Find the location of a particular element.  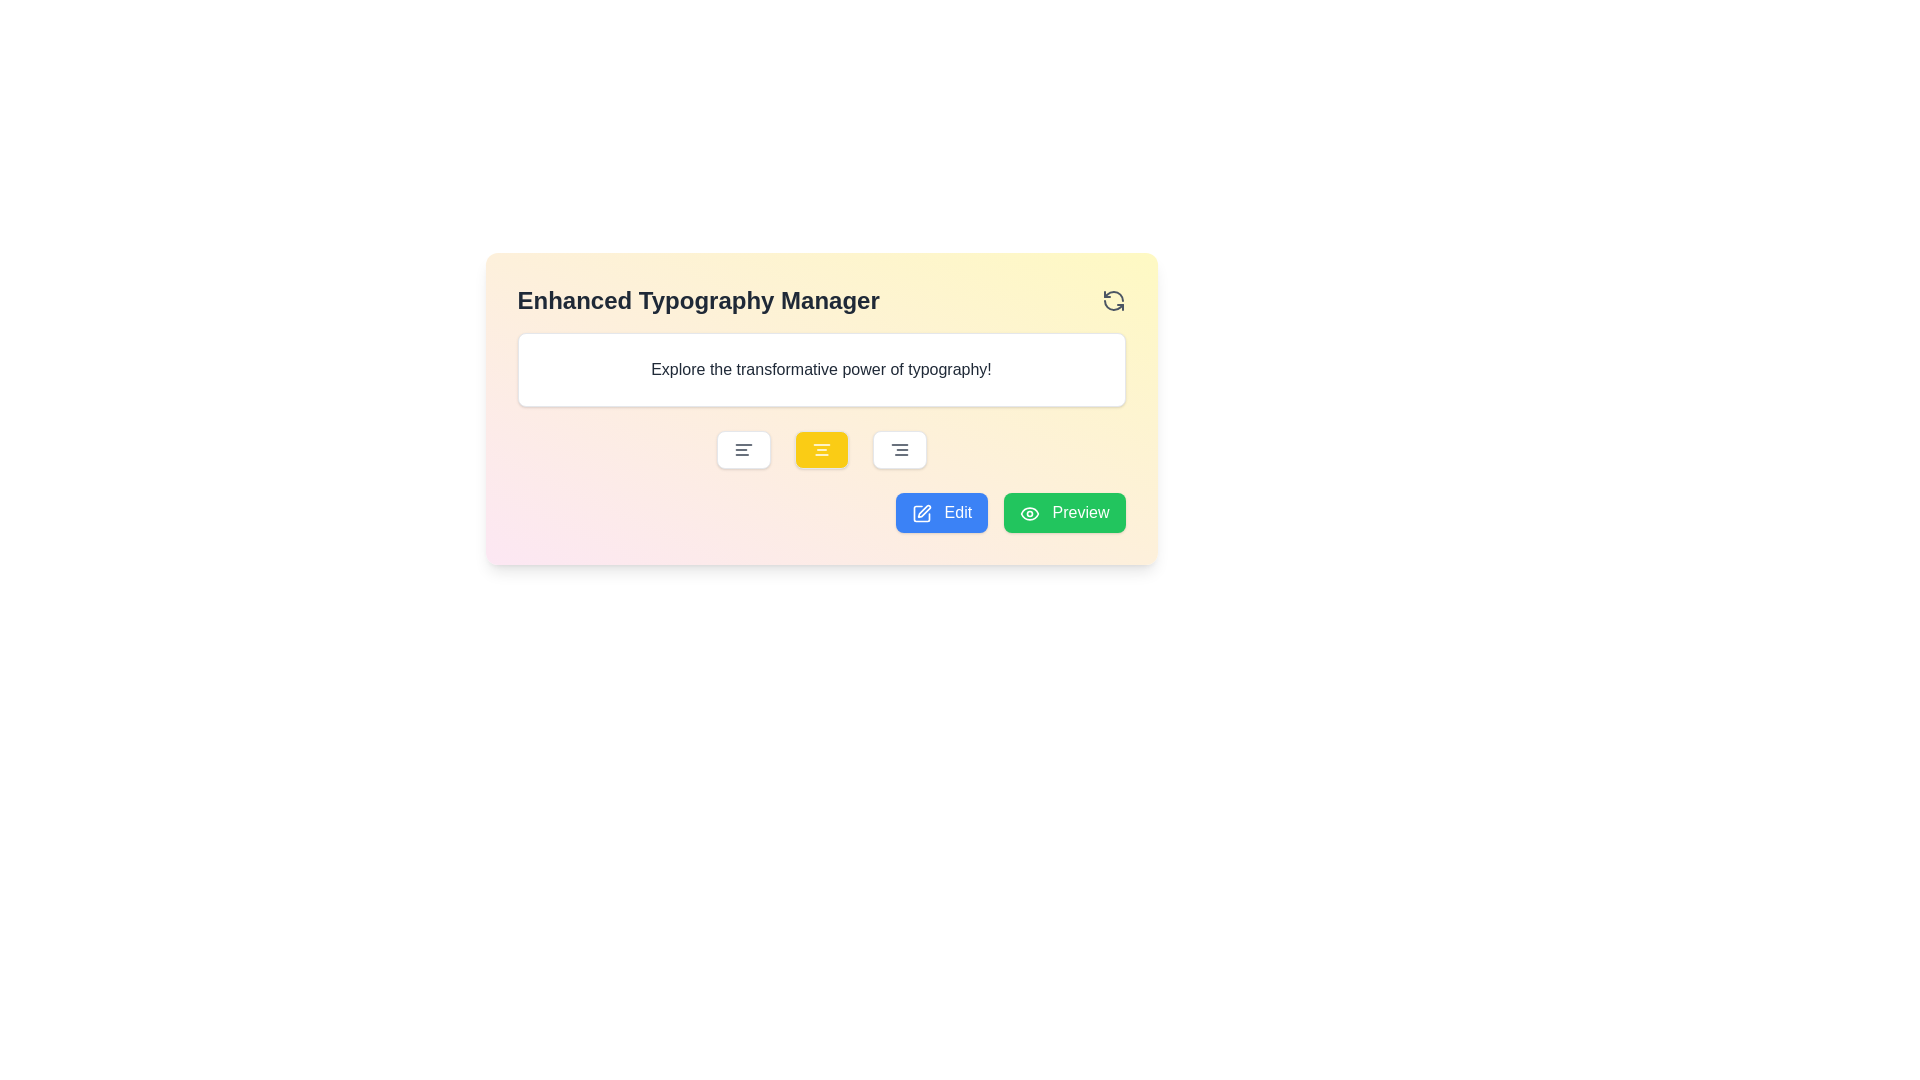

the icon button resembling a vertical stack of three horizontal lines is located at coordinates (898, 450).